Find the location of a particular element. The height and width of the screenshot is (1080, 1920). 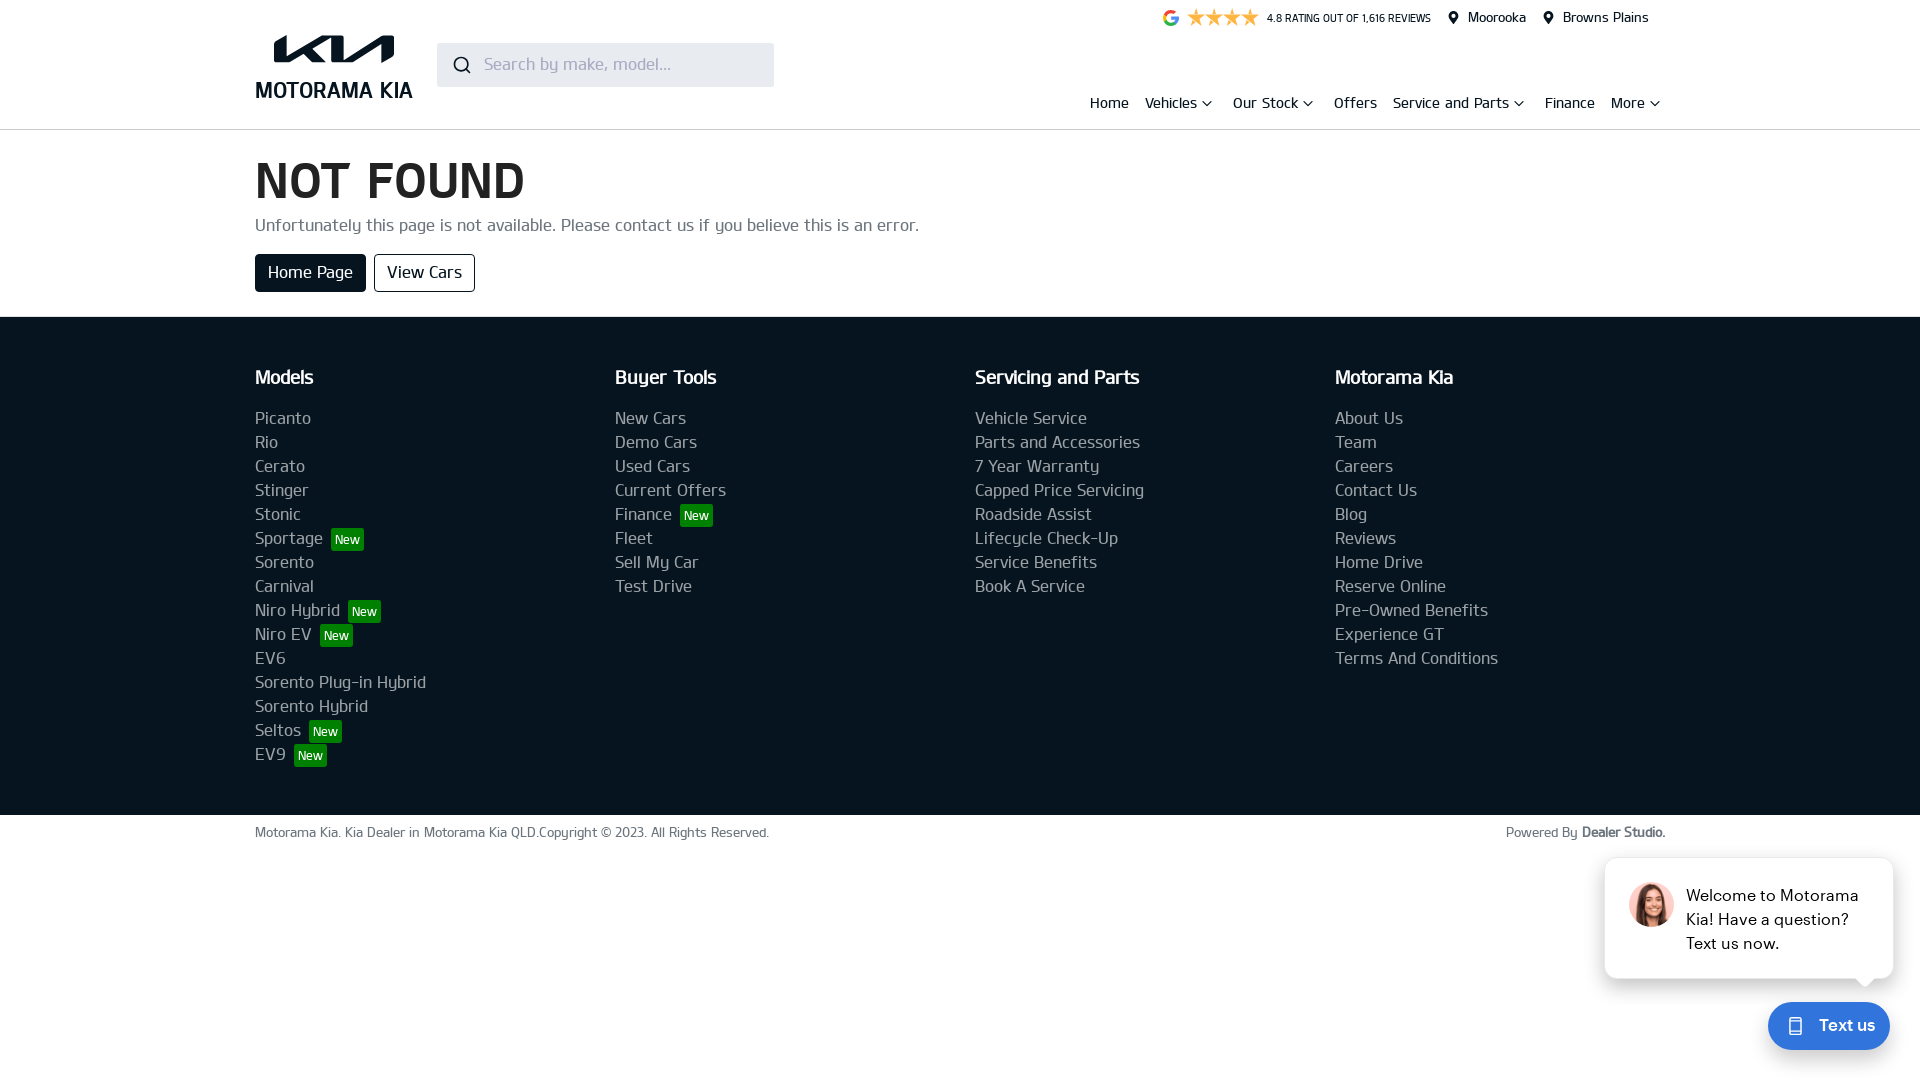

'EV9' is located at coordinates (290, 754).